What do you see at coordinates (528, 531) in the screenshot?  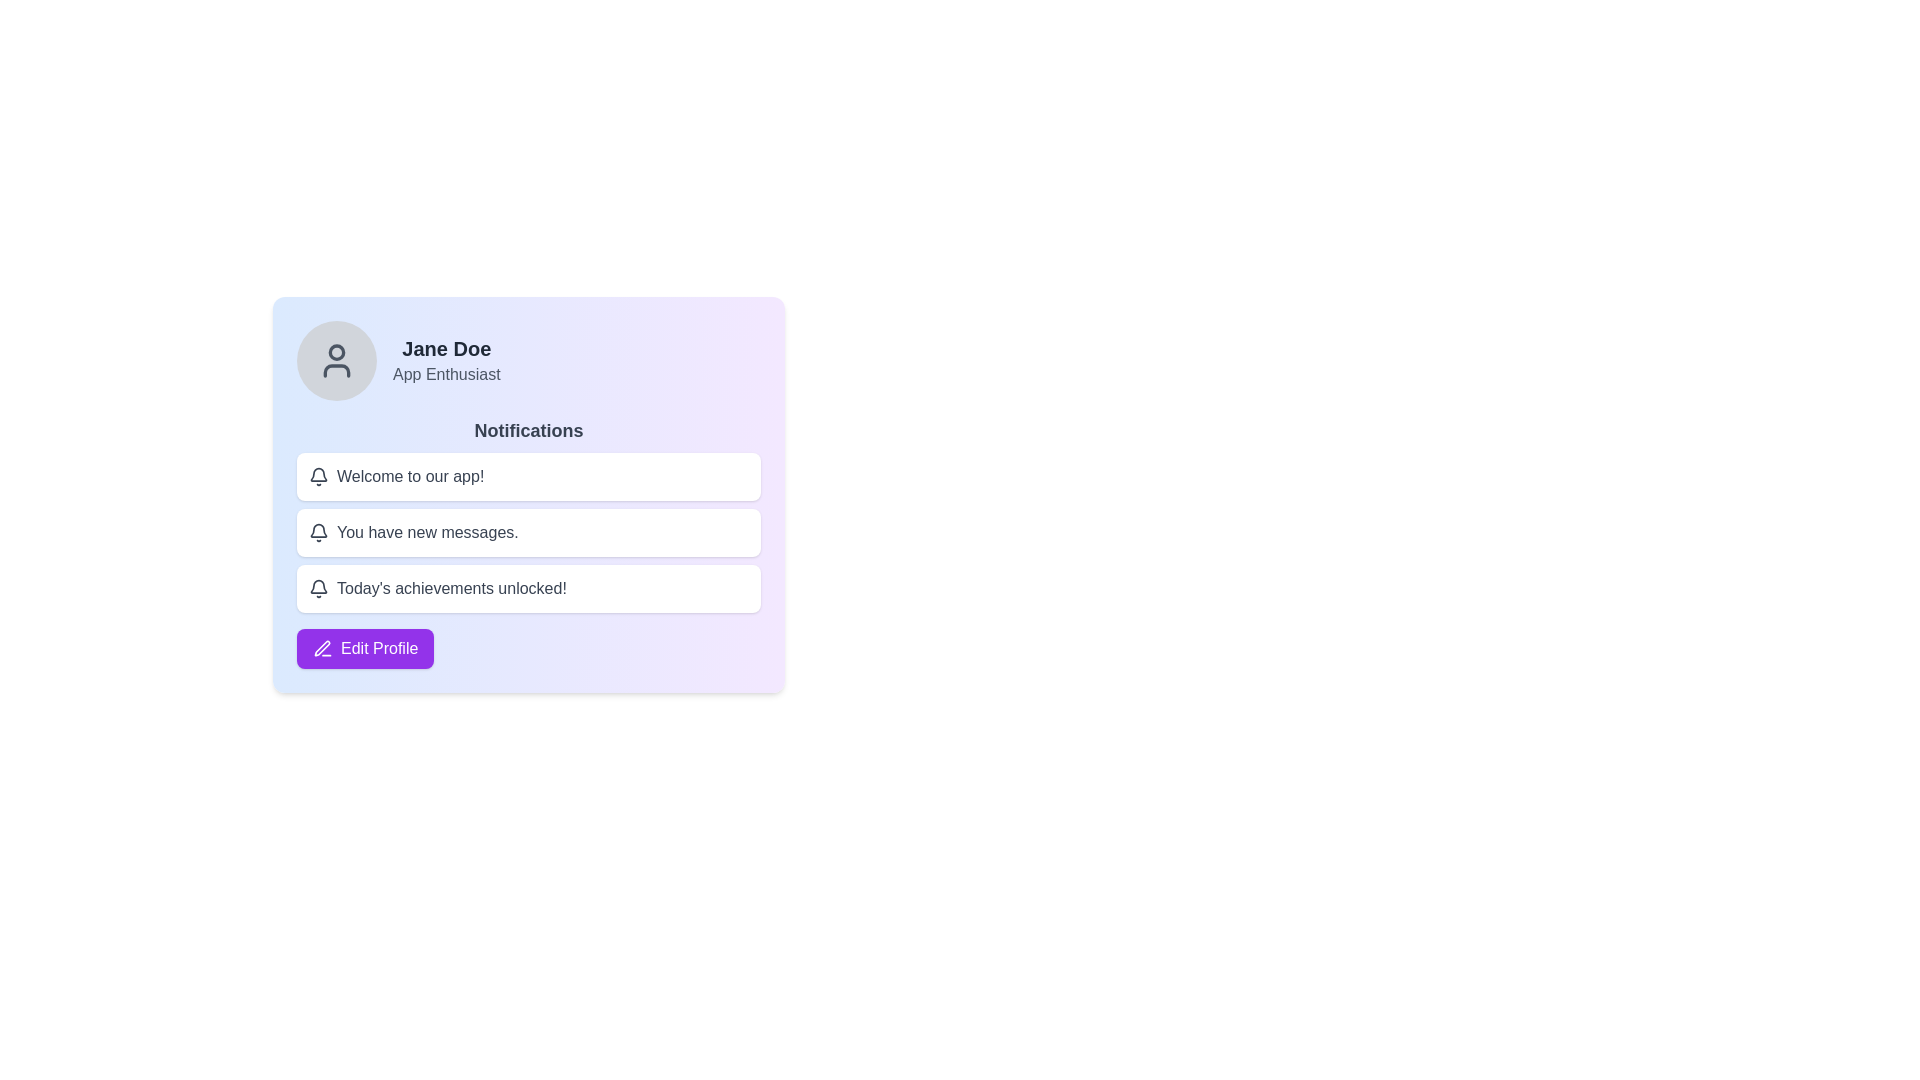 I see `the second notification item in the notification list to potentially reveal additional information` at bounding box center [528, 531].